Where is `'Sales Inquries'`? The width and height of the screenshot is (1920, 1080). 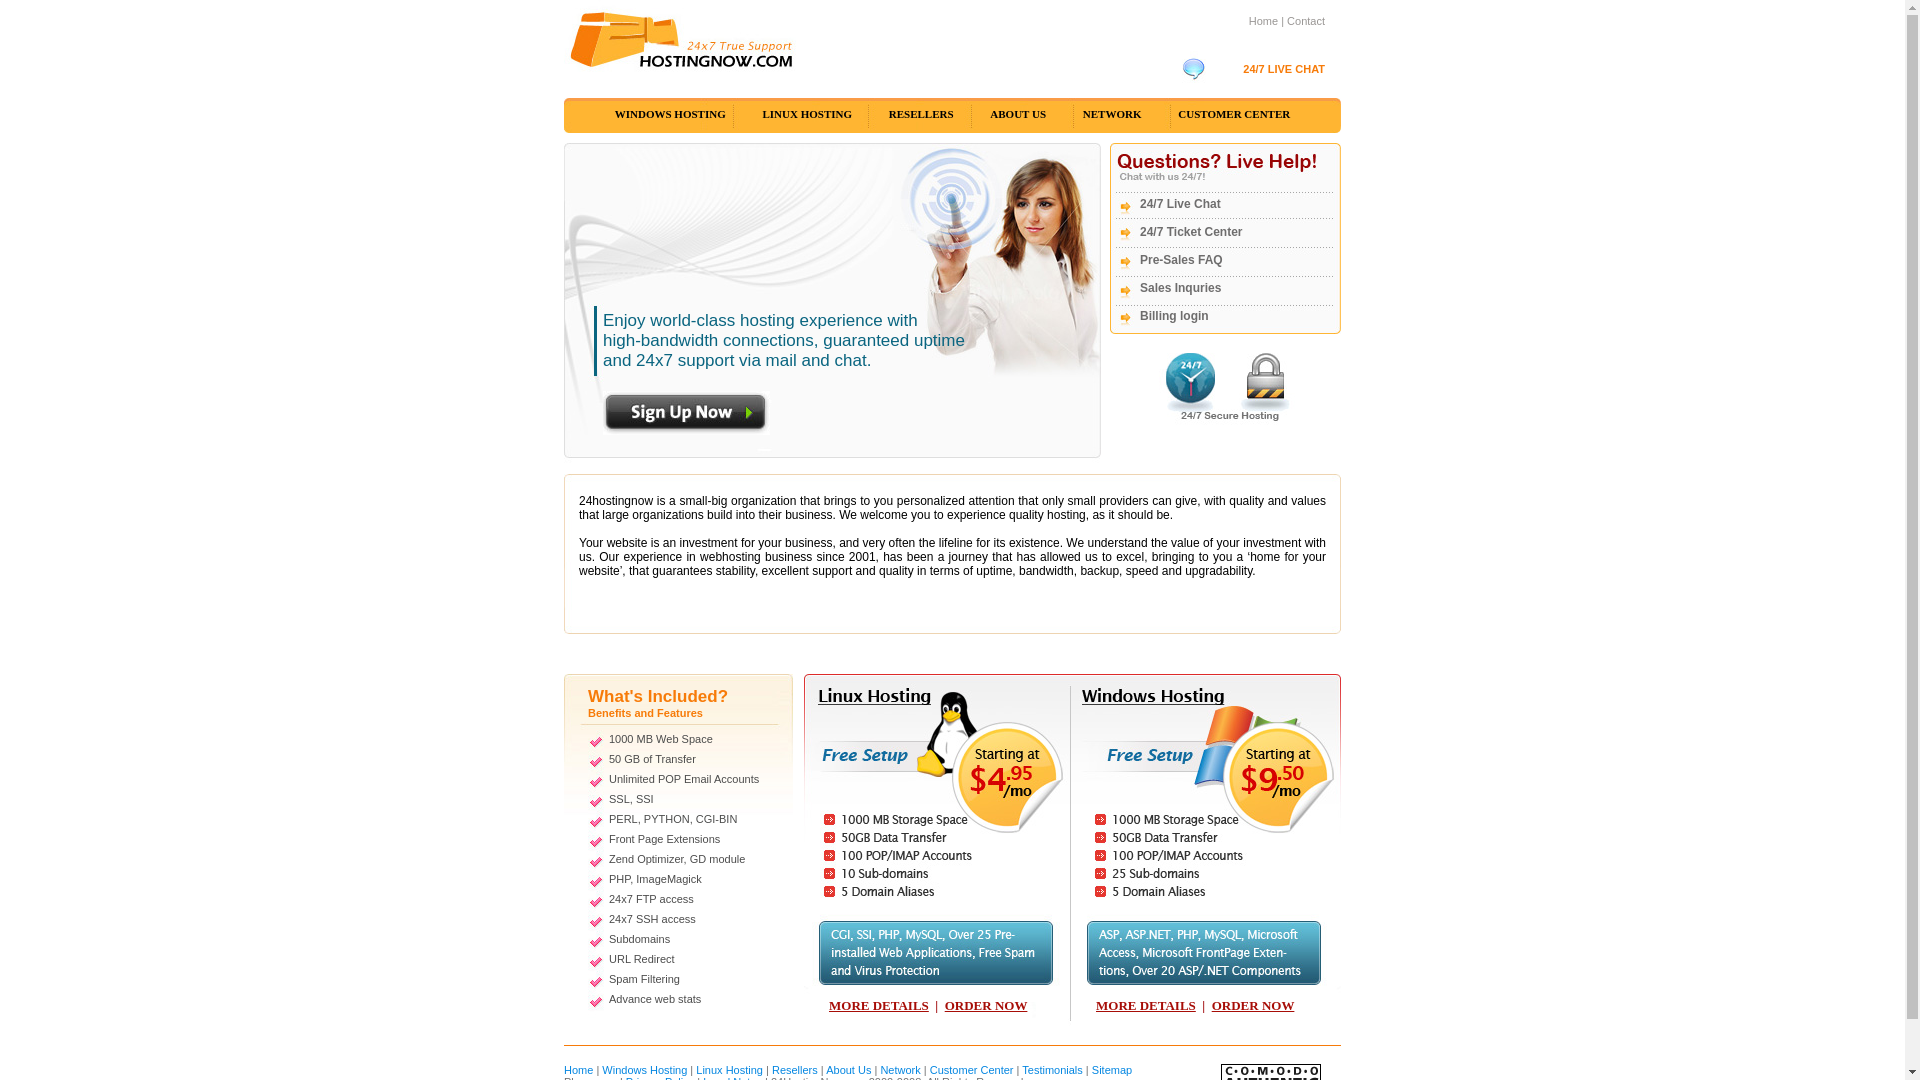 'Sales Inquries' is located at coordinates (1180, 288).